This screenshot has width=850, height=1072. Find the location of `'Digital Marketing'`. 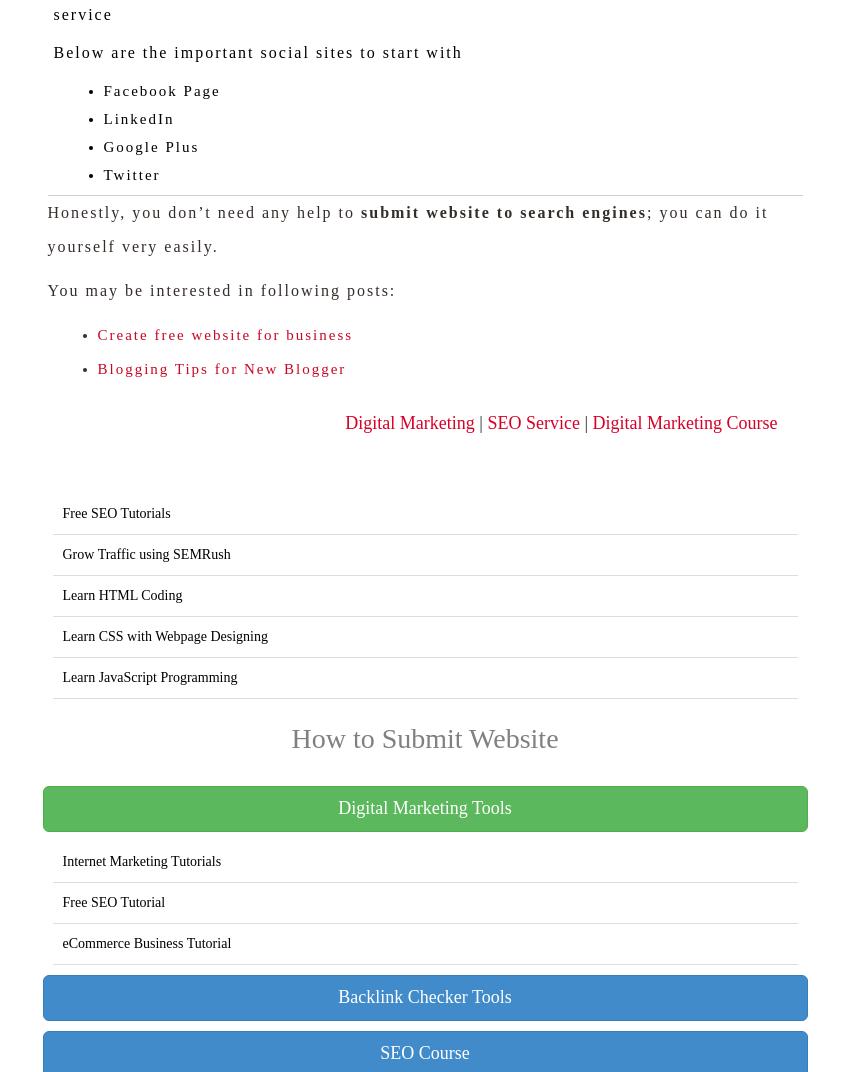

'Digital Marketing' is located at coordinates (409, 422).